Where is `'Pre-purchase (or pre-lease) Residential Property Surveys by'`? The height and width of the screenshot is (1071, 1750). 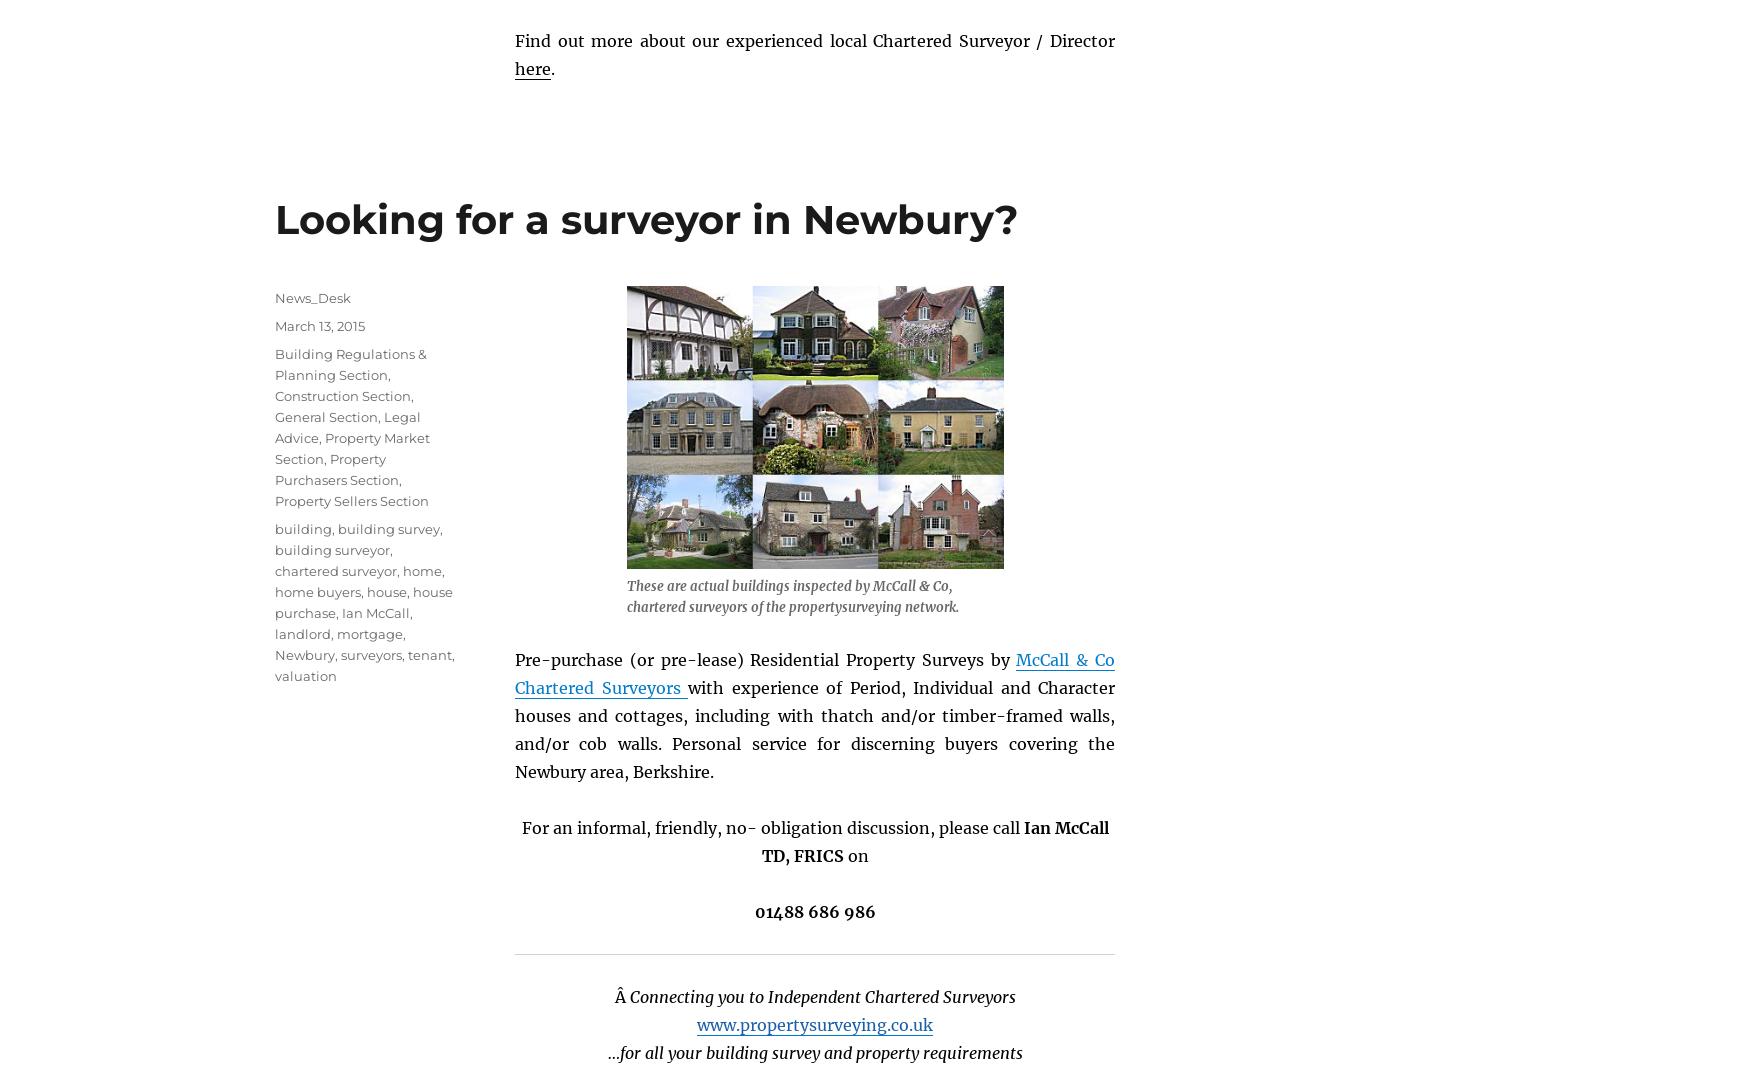
'Pre-purchase (or pre-lease) Residential Property Surveys by' is located at coordinates (764, 657).